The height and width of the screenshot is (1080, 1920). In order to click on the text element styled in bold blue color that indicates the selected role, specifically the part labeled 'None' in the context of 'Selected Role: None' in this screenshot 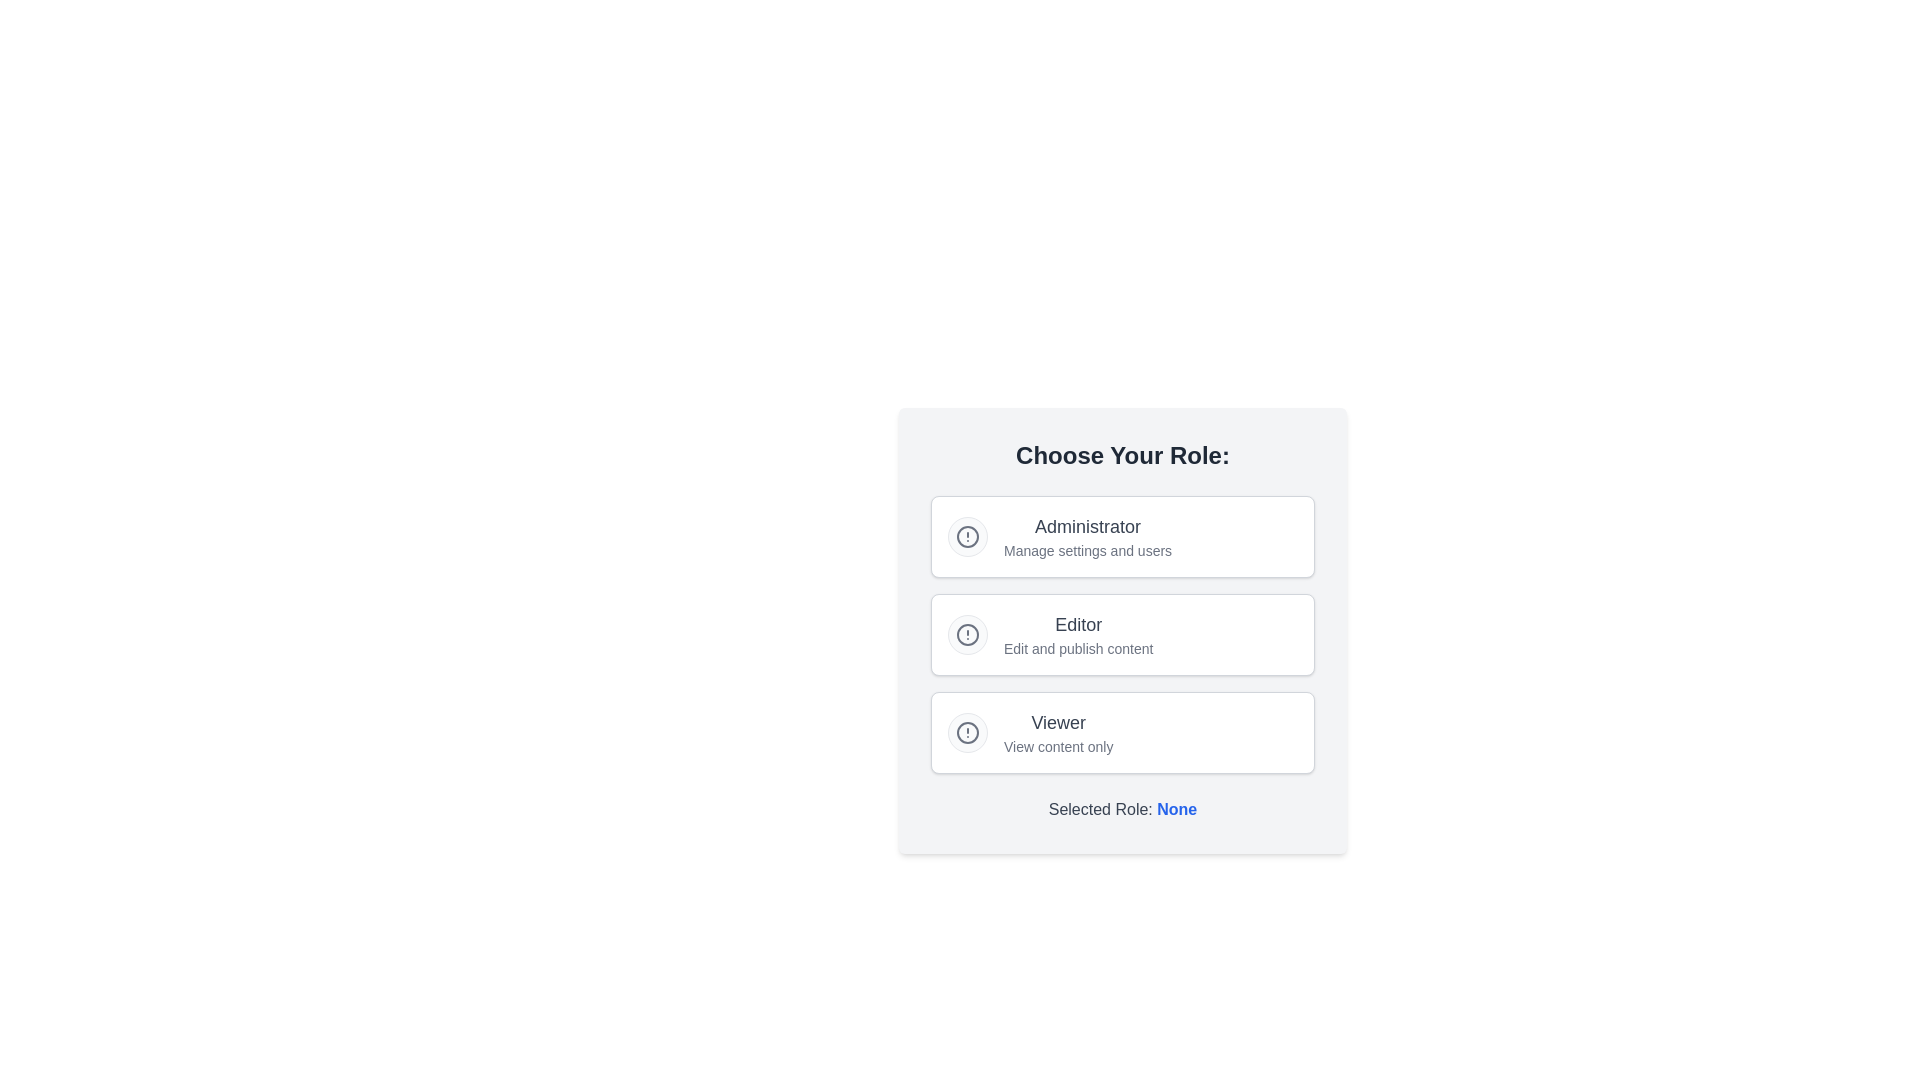, I will do `click(1177, 808)`.